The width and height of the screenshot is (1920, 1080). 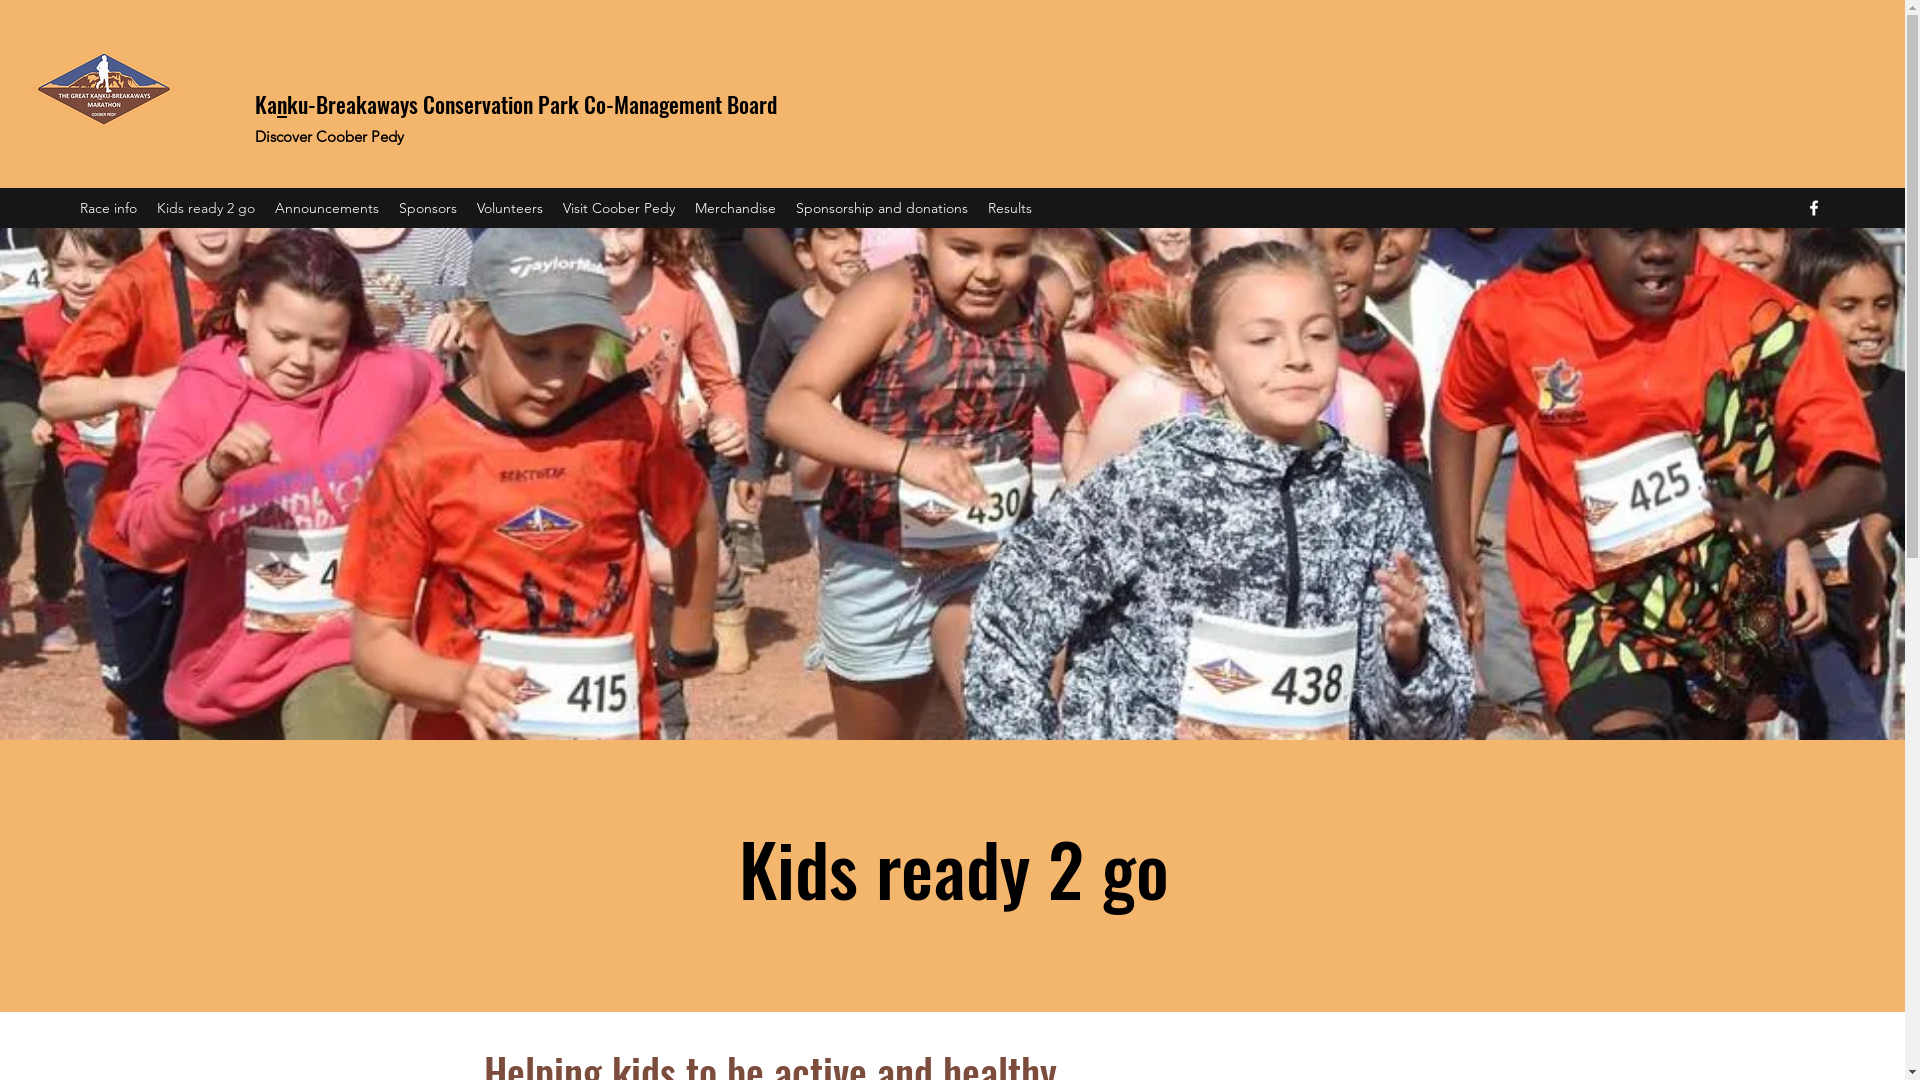 What do you see at coordinates (326, 208) in the screenshot?
I see `'Announcements'` at bounding box center [326, 208].